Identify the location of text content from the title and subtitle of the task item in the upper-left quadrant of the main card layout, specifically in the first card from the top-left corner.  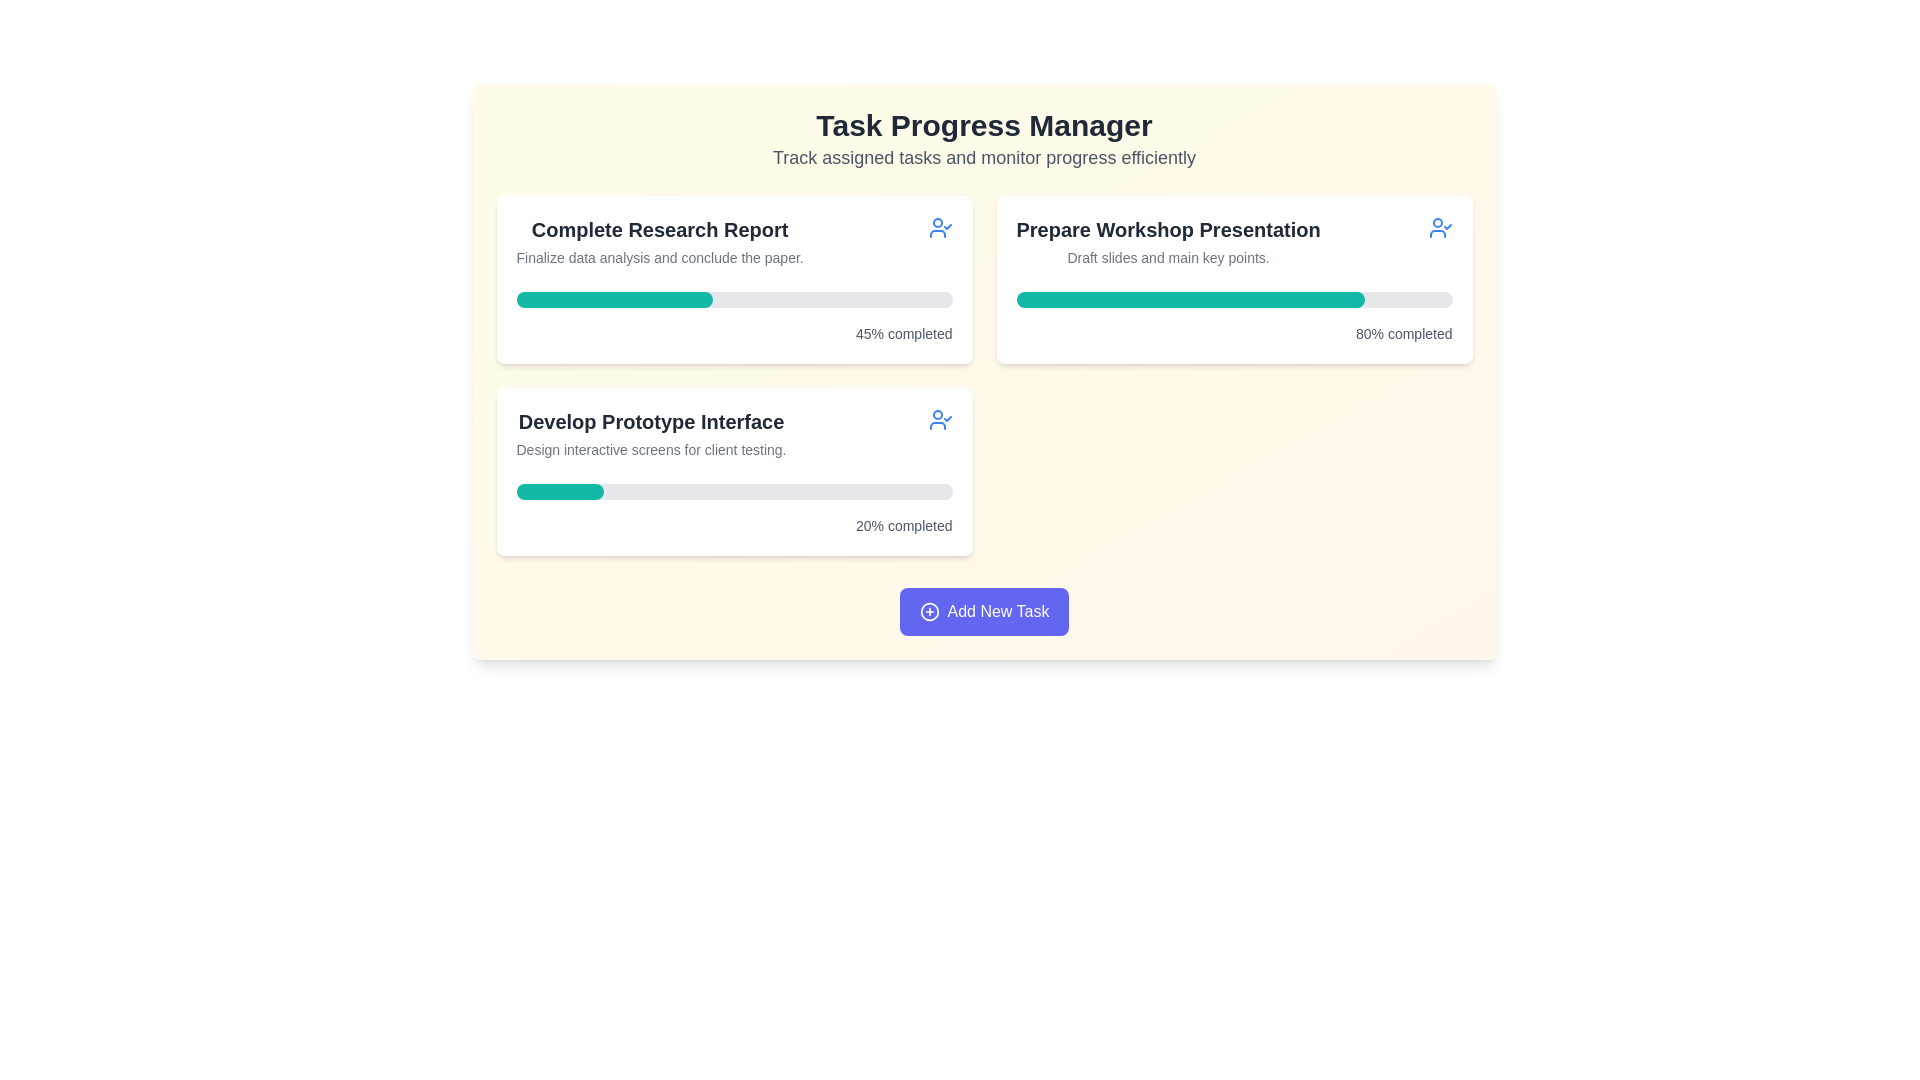
(733, 241).